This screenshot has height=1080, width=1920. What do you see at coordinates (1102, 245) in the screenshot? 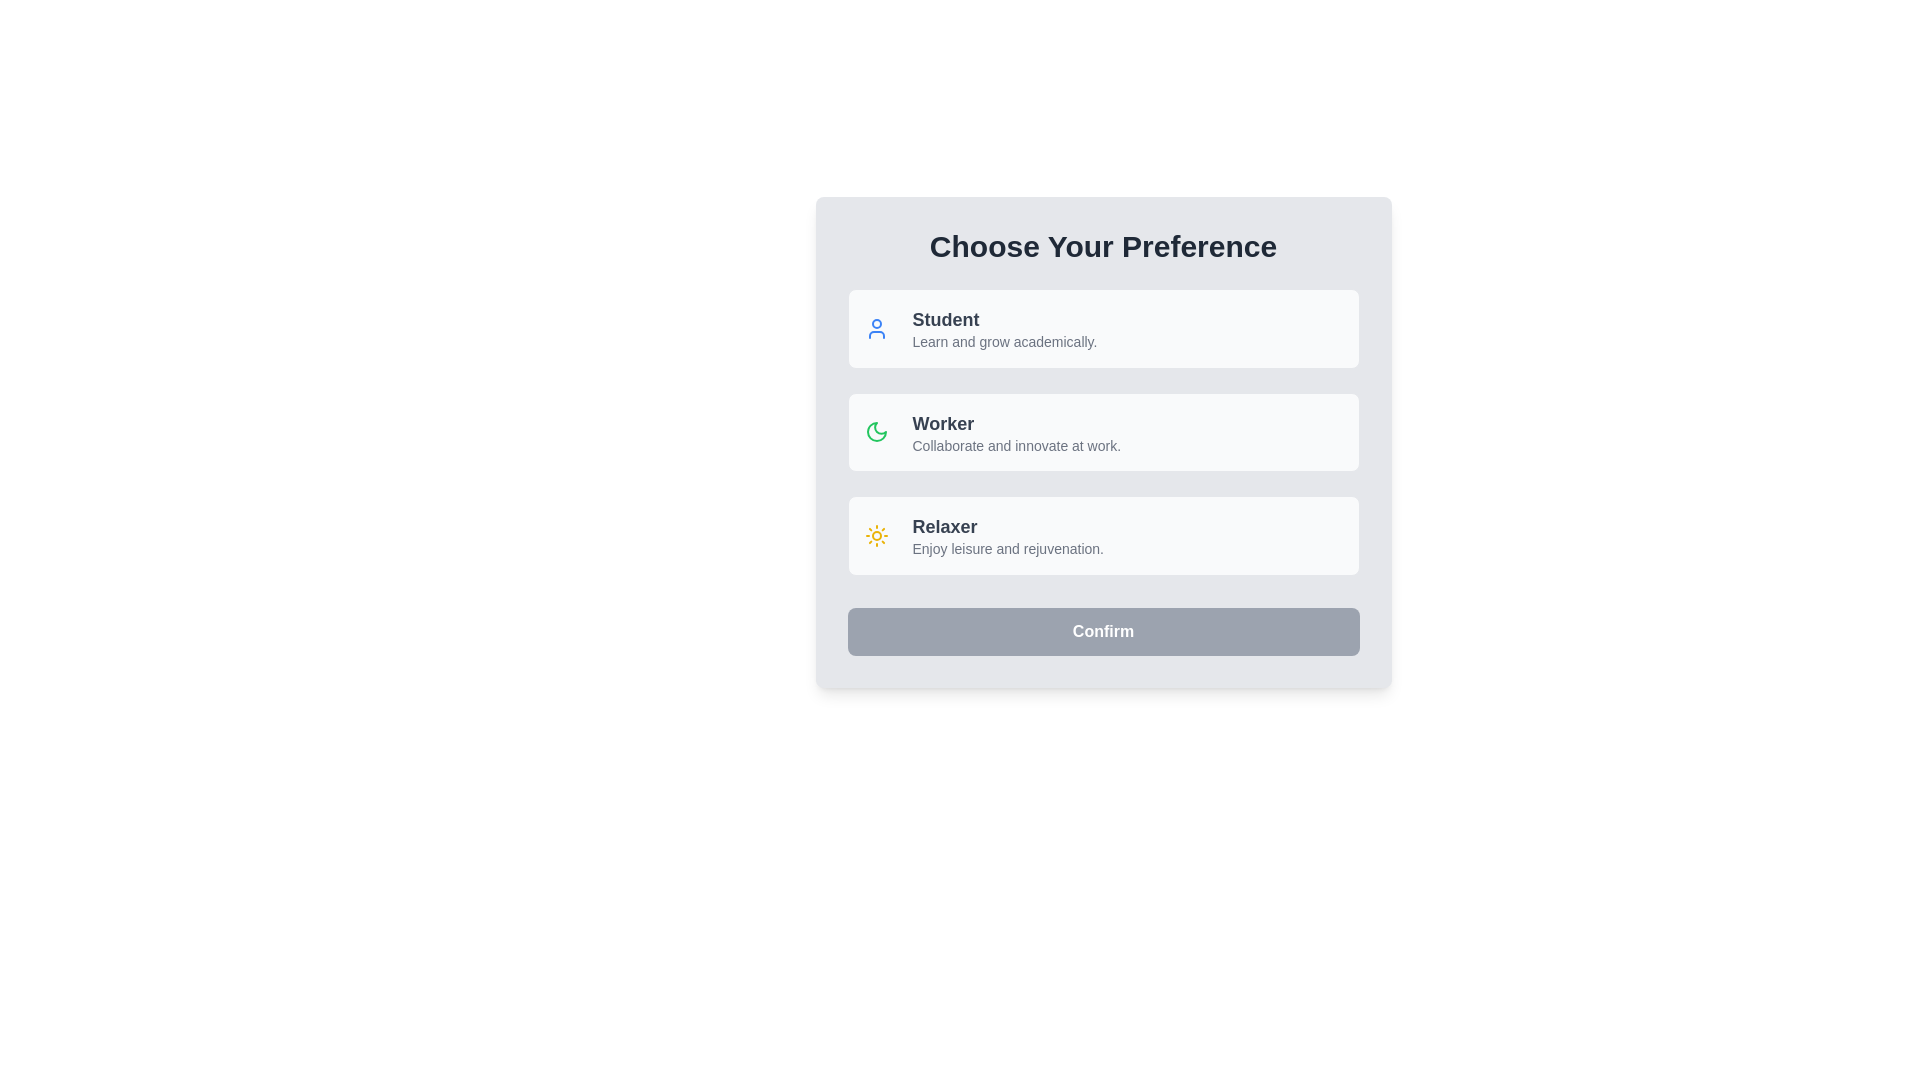
I see `the bolded header text 'Choose Your Preference' which is centered at the top of the panel and serves as a title for the options below` at bounding box center [1102, 245].